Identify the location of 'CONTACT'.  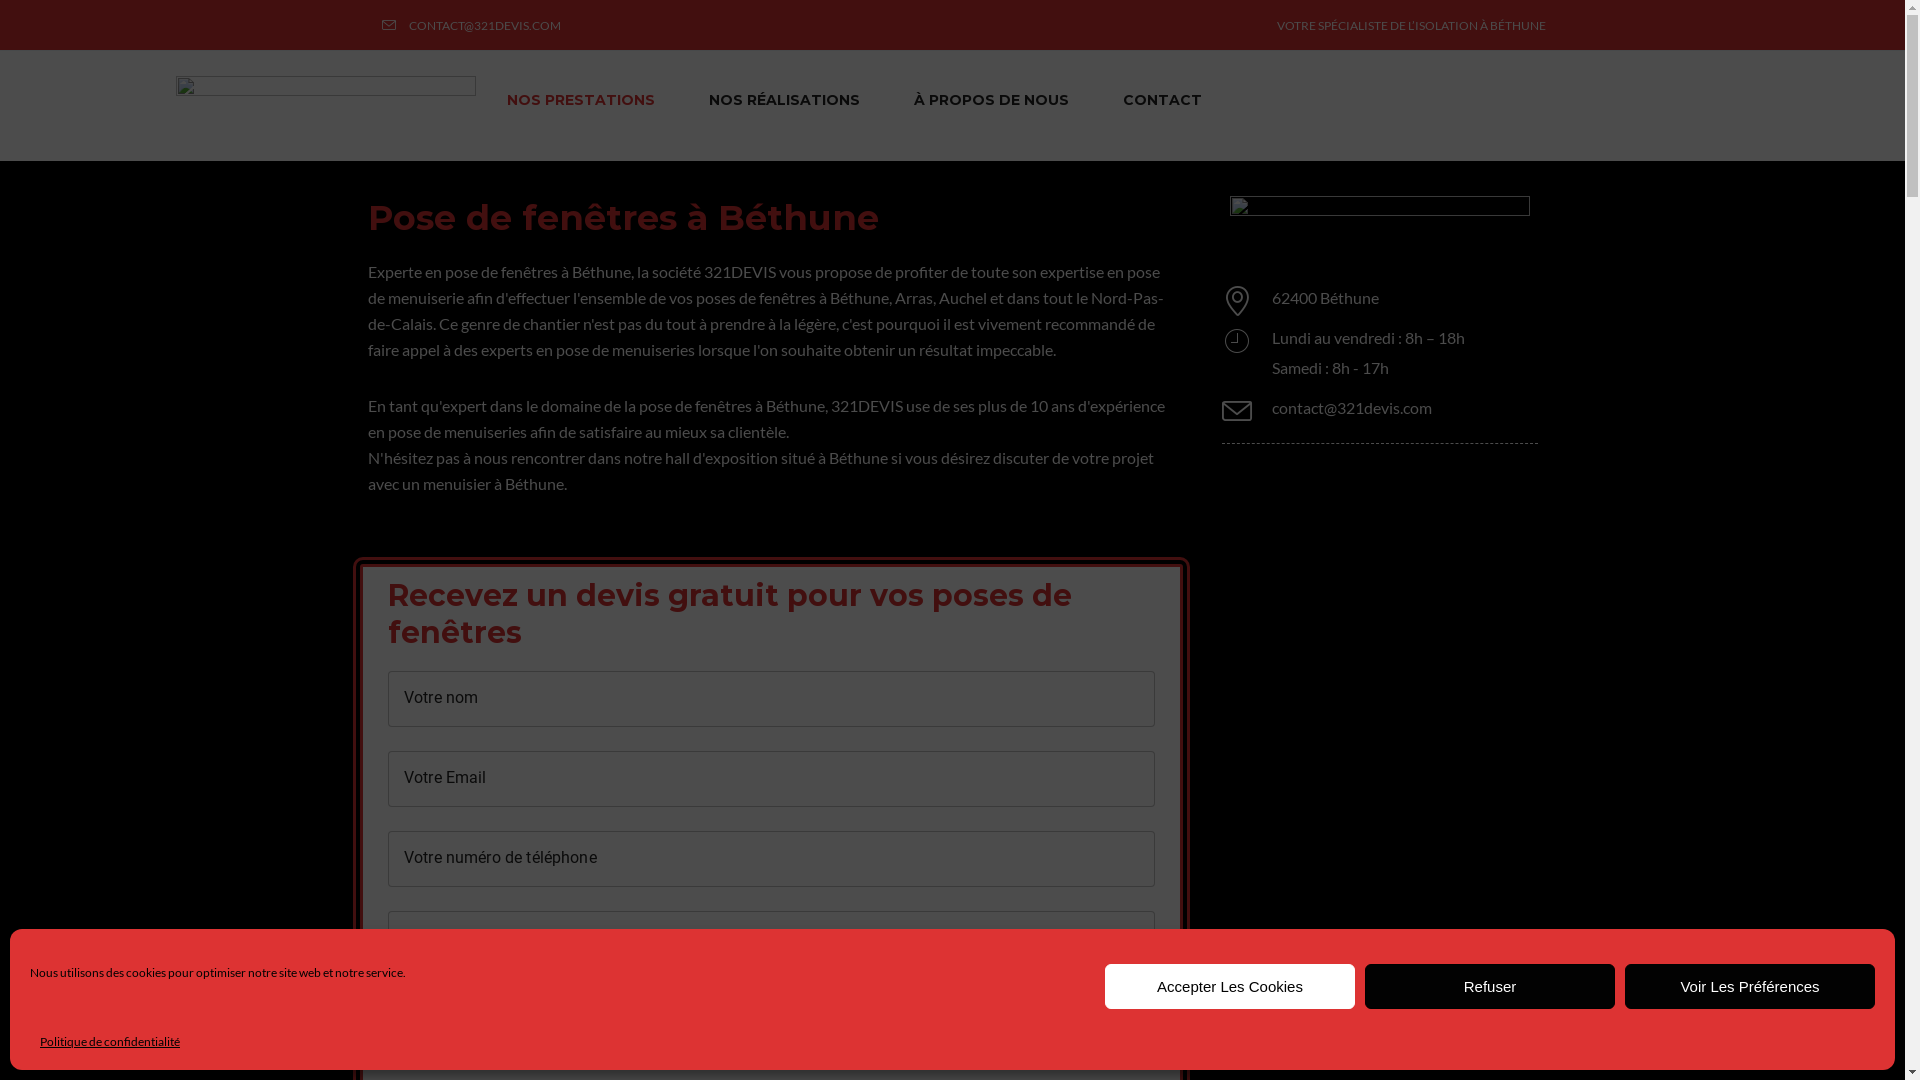
(1162, 100).